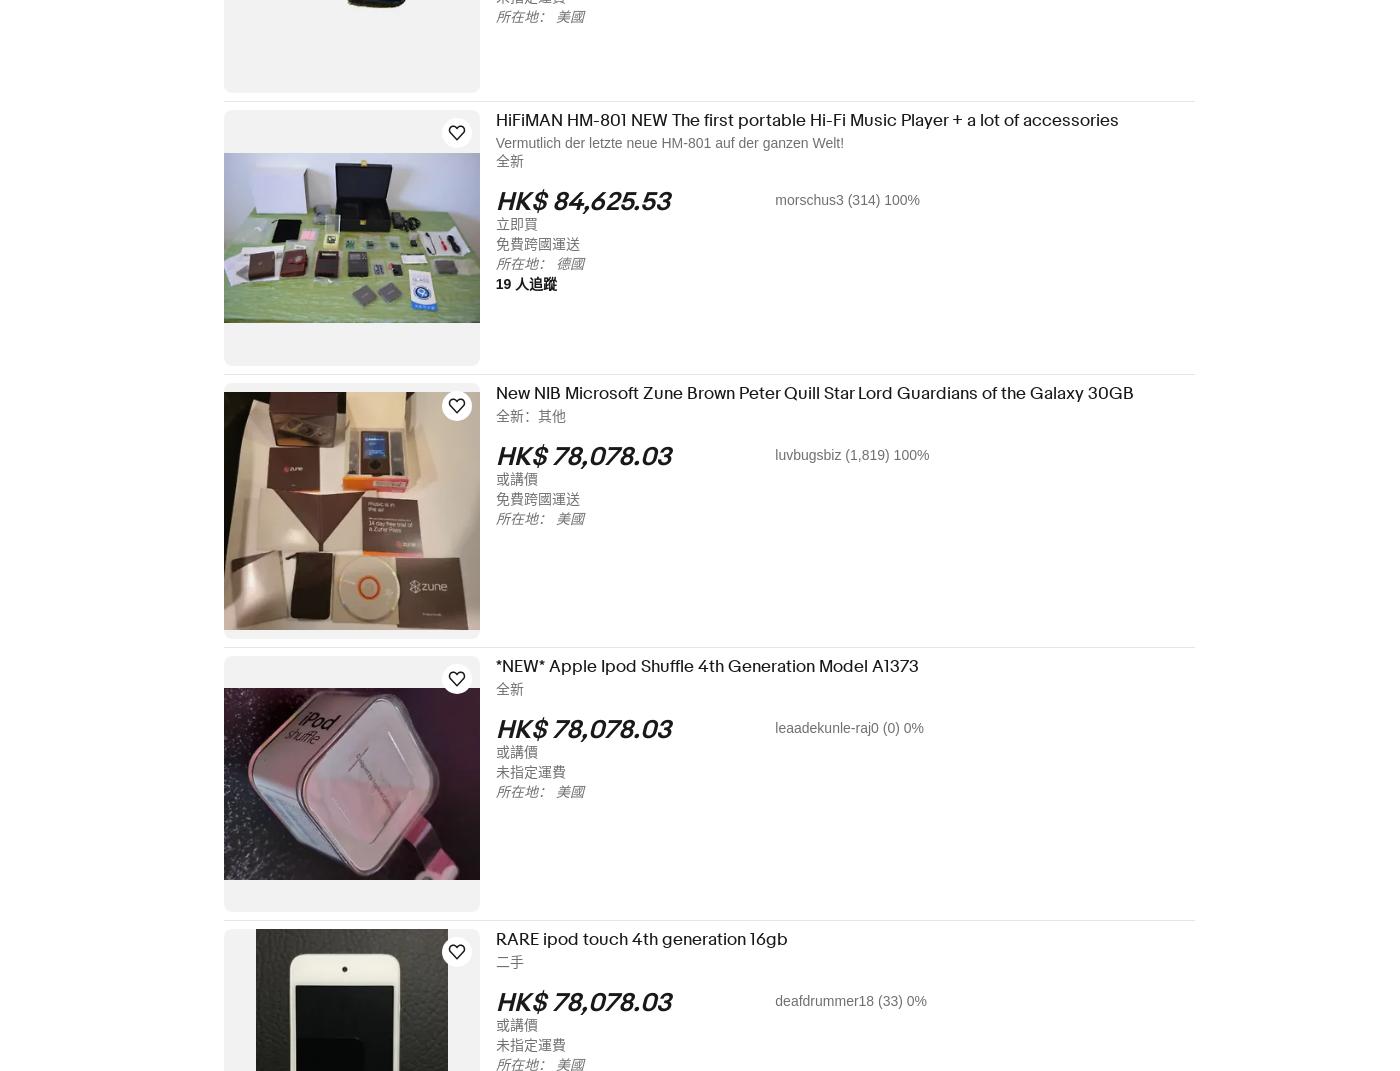  Describe the element at coordinates (820, 120) in the screenshot. I see `'HiFiMAN HM-801 NEW The first portable Hi-Fi Music Player + a lot of accessories'` at that location.